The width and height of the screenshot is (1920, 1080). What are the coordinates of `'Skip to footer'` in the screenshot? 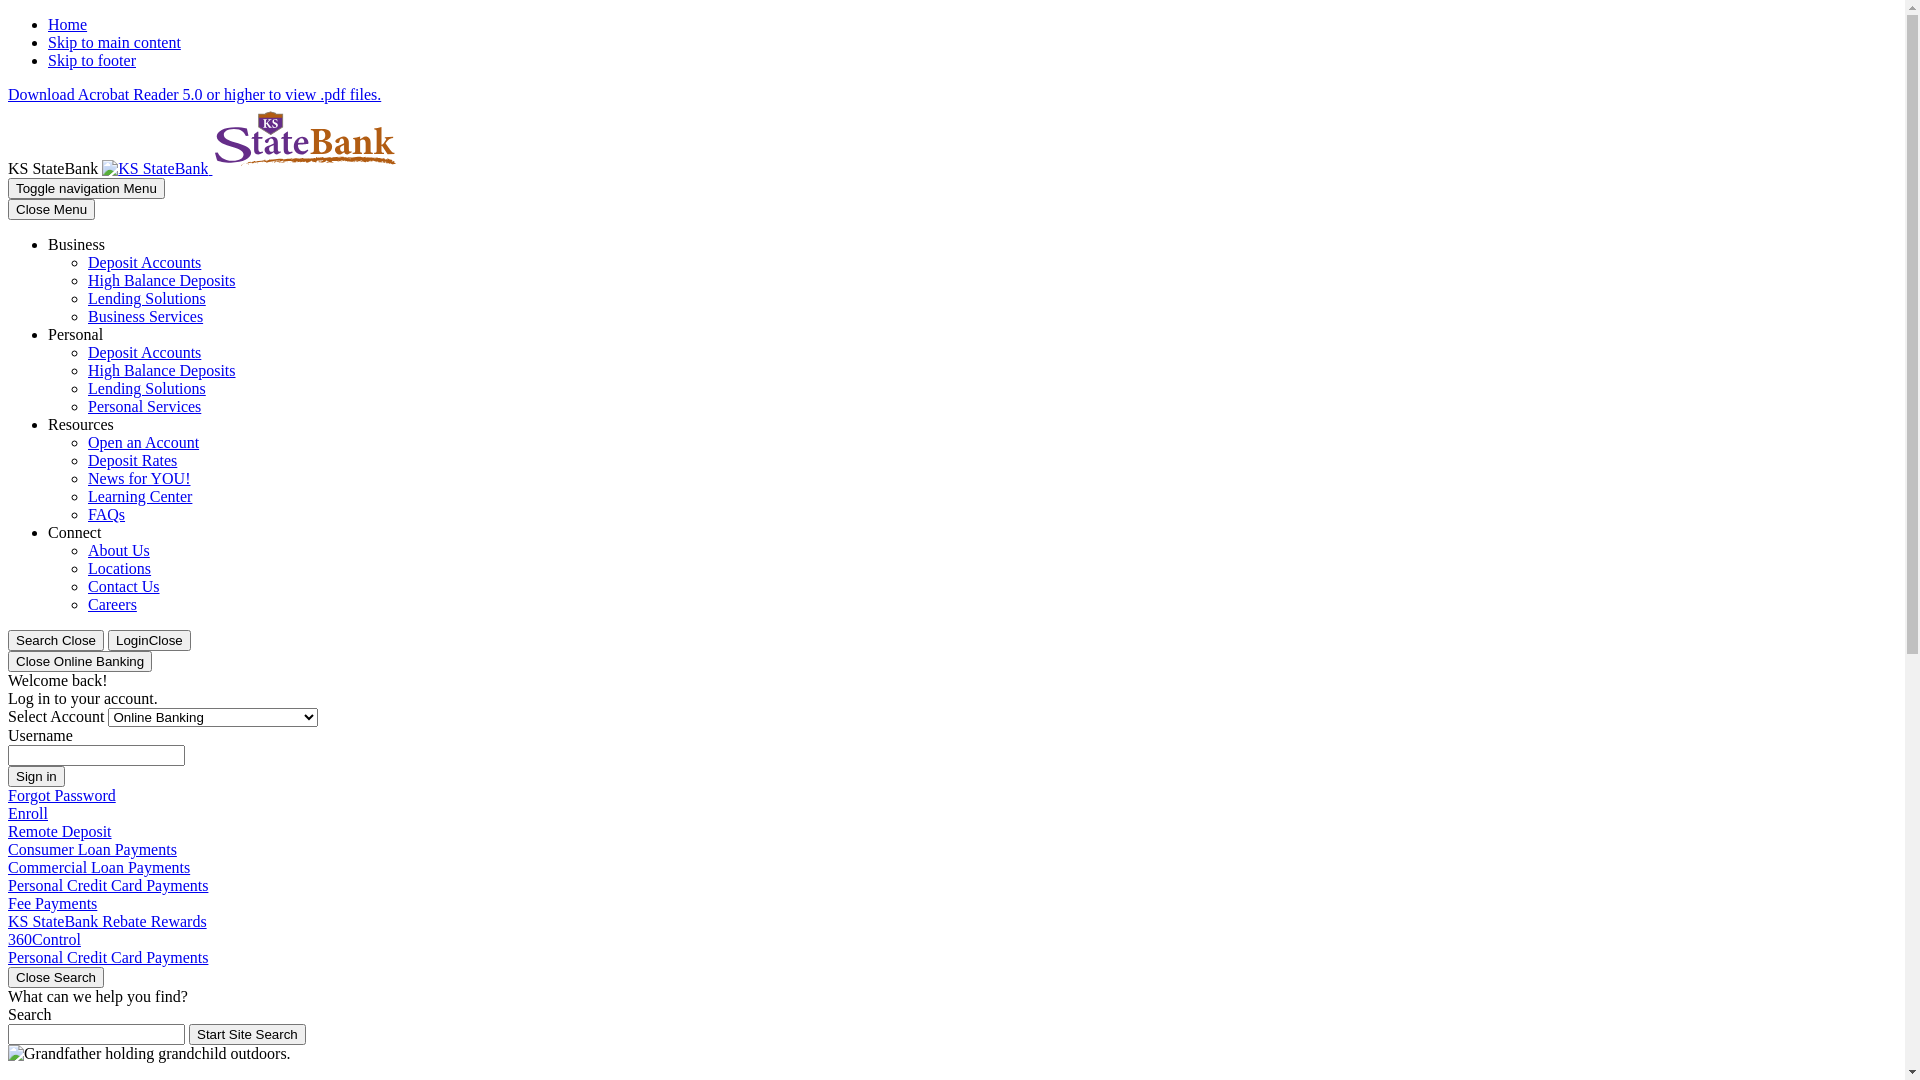 It's located at (90, 59).